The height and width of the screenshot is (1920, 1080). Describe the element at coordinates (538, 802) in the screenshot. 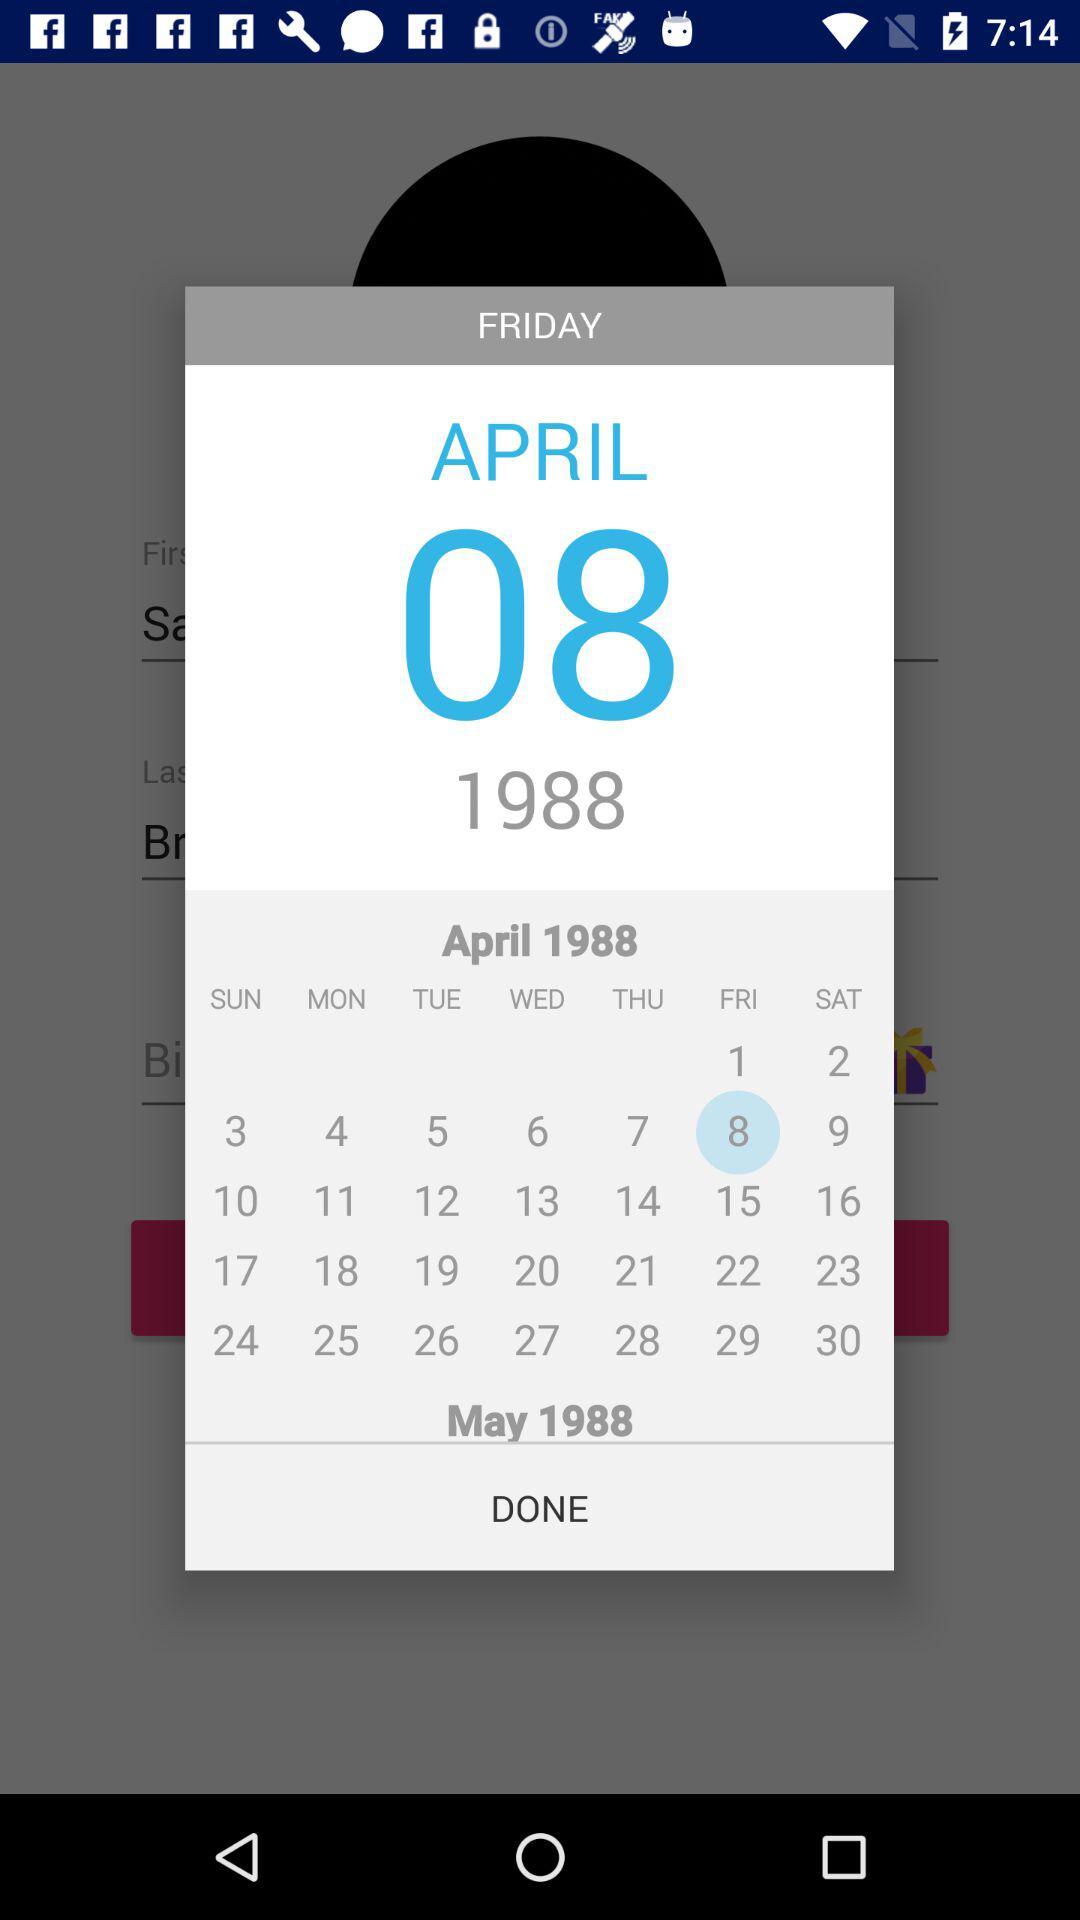

I see `1988 icon` at that location.